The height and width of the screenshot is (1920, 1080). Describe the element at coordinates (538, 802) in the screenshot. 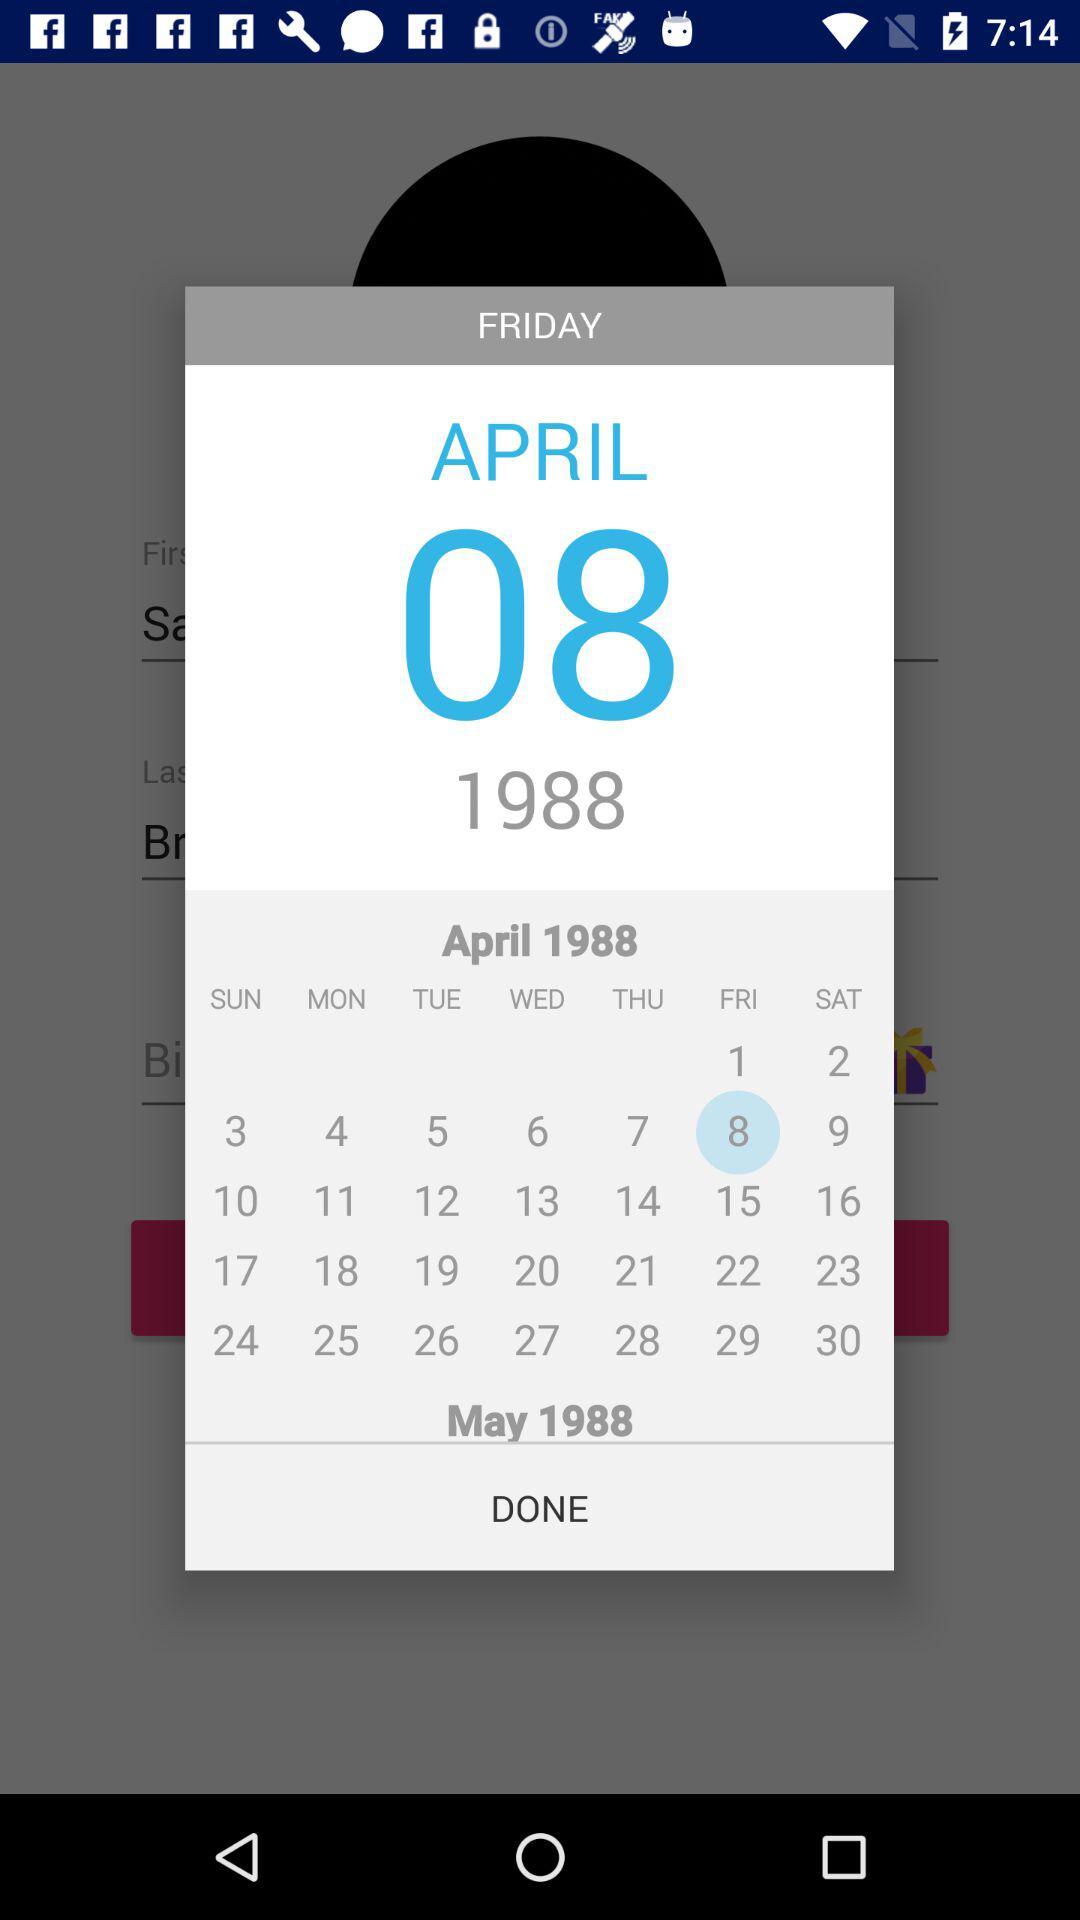

I see `1988 icon` at that location.